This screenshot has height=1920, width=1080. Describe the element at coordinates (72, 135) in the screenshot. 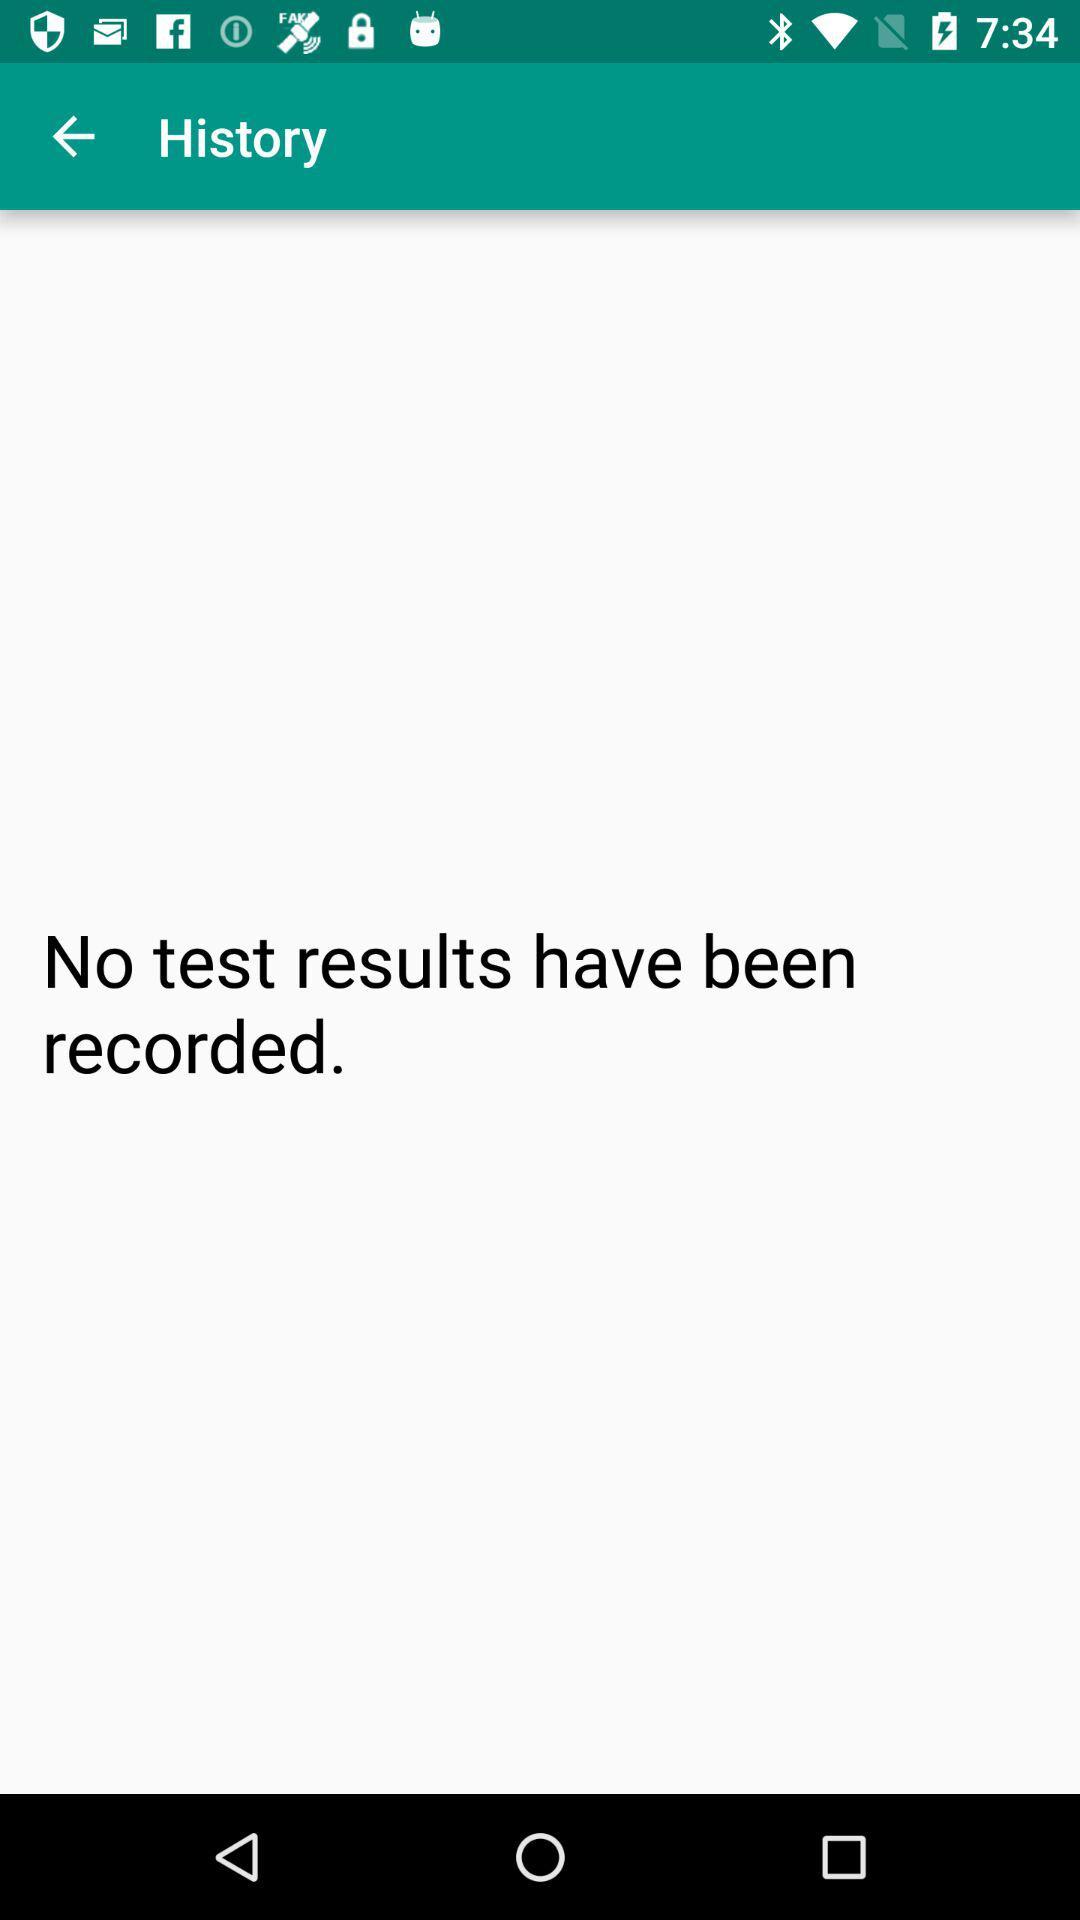

I see `the item above no test results` at that location.